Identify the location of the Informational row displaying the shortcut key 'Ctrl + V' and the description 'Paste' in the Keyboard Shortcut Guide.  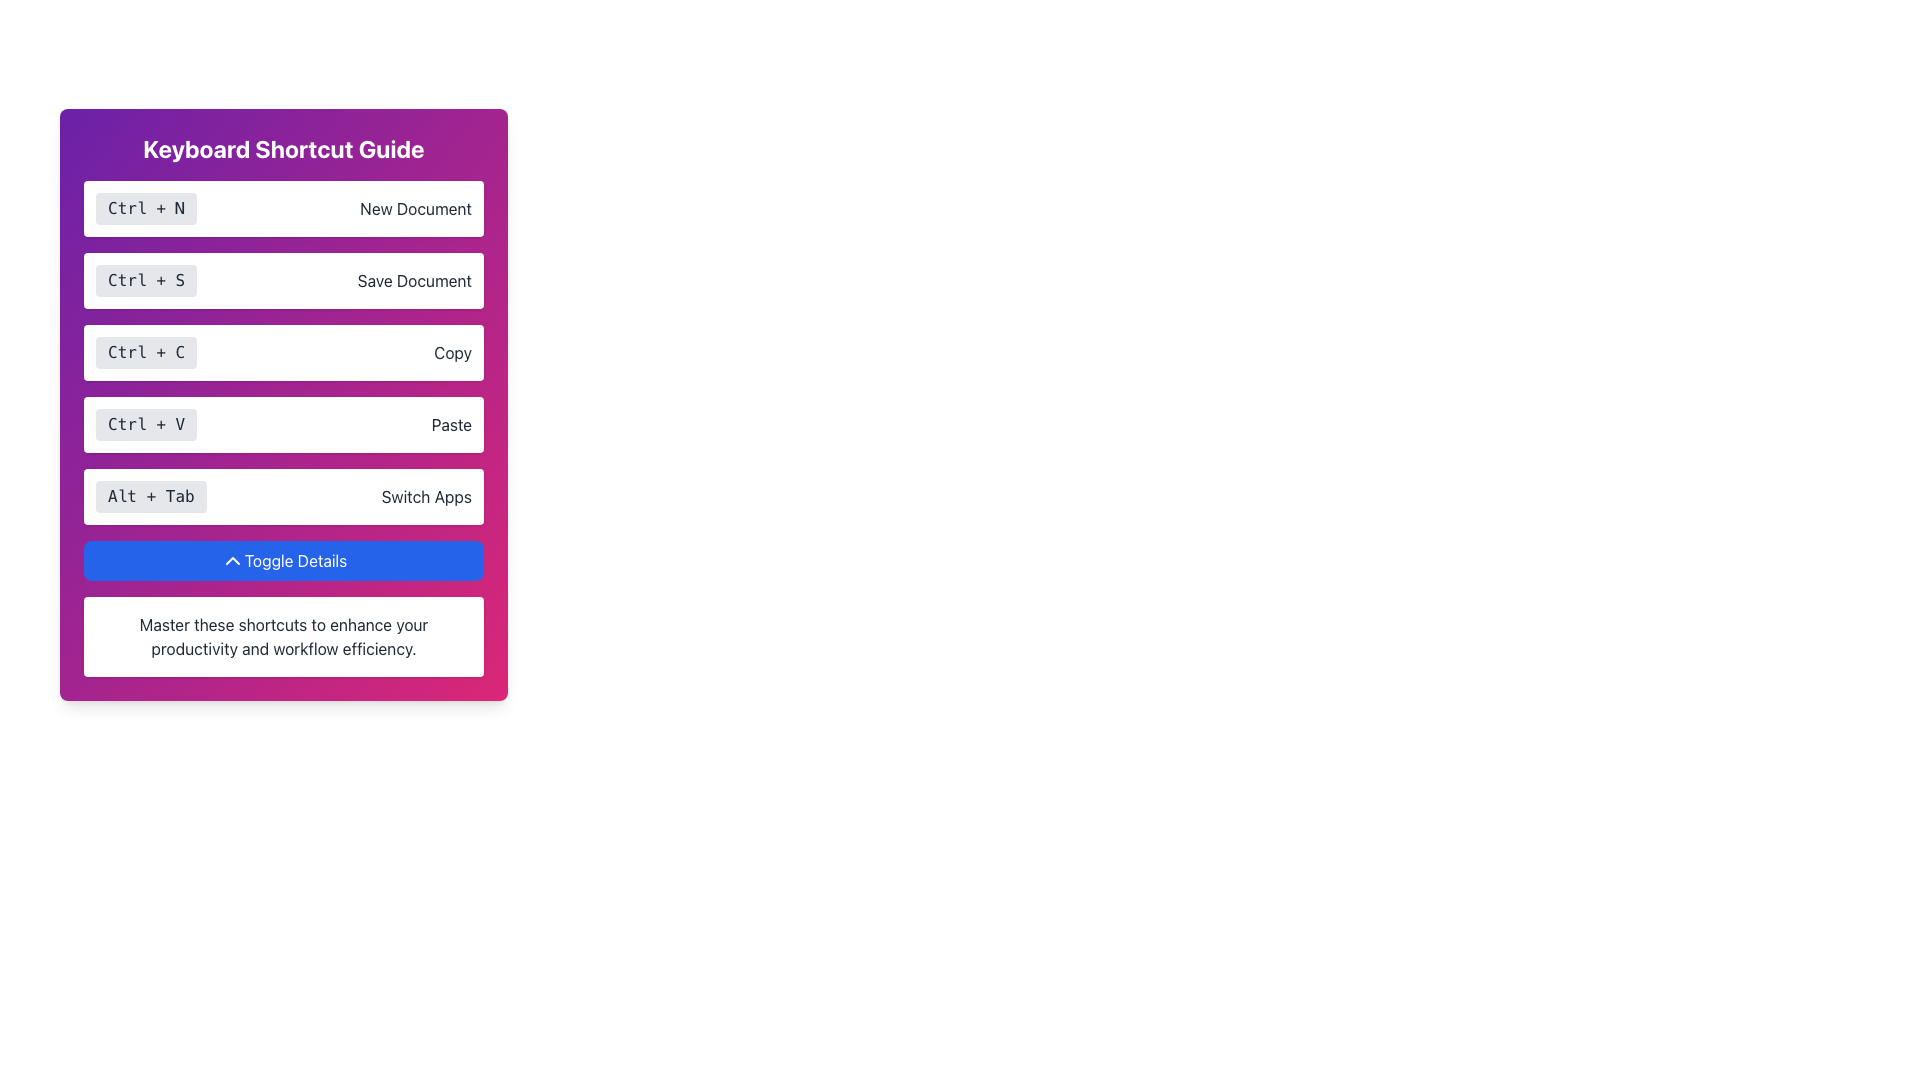
(282, 423).